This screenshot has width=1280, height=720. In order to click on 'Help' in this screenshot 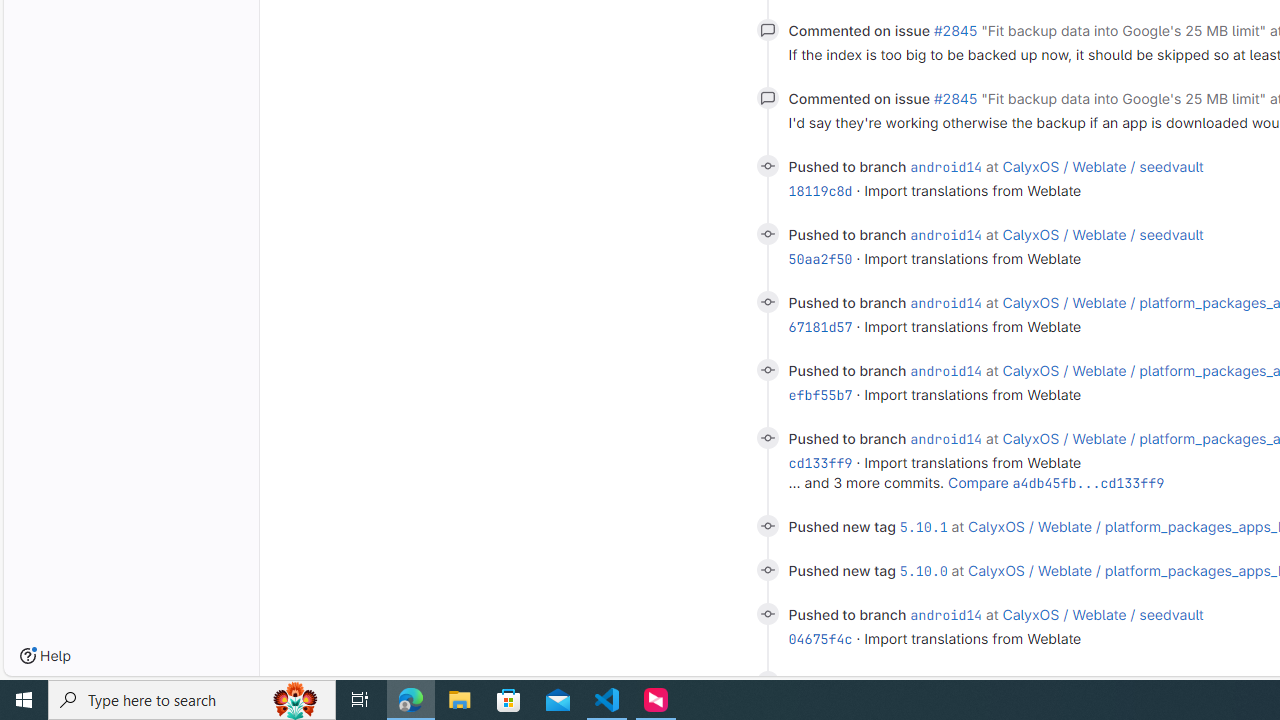, I will do `click(45, 655)`.